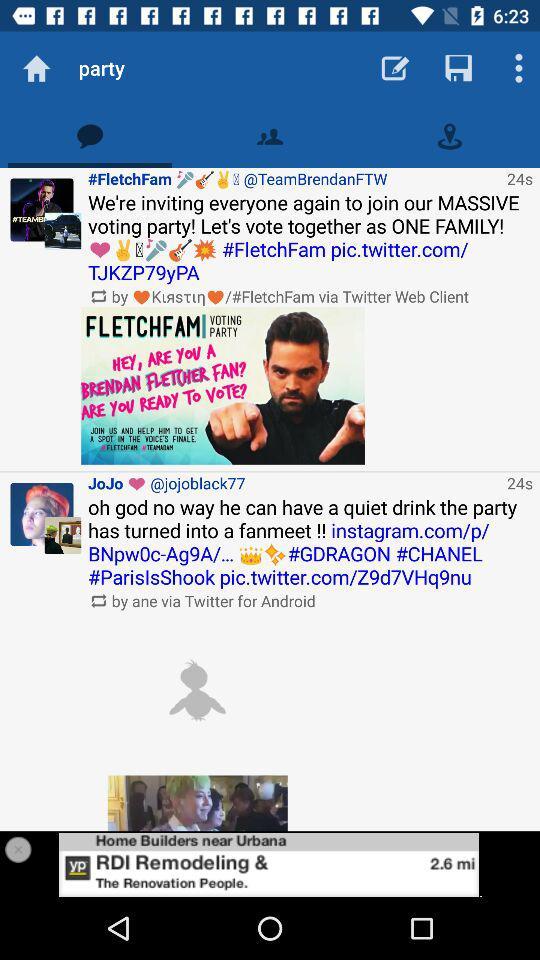 The image size is (540, 960). I want to click on contacts, so click(270, 135).